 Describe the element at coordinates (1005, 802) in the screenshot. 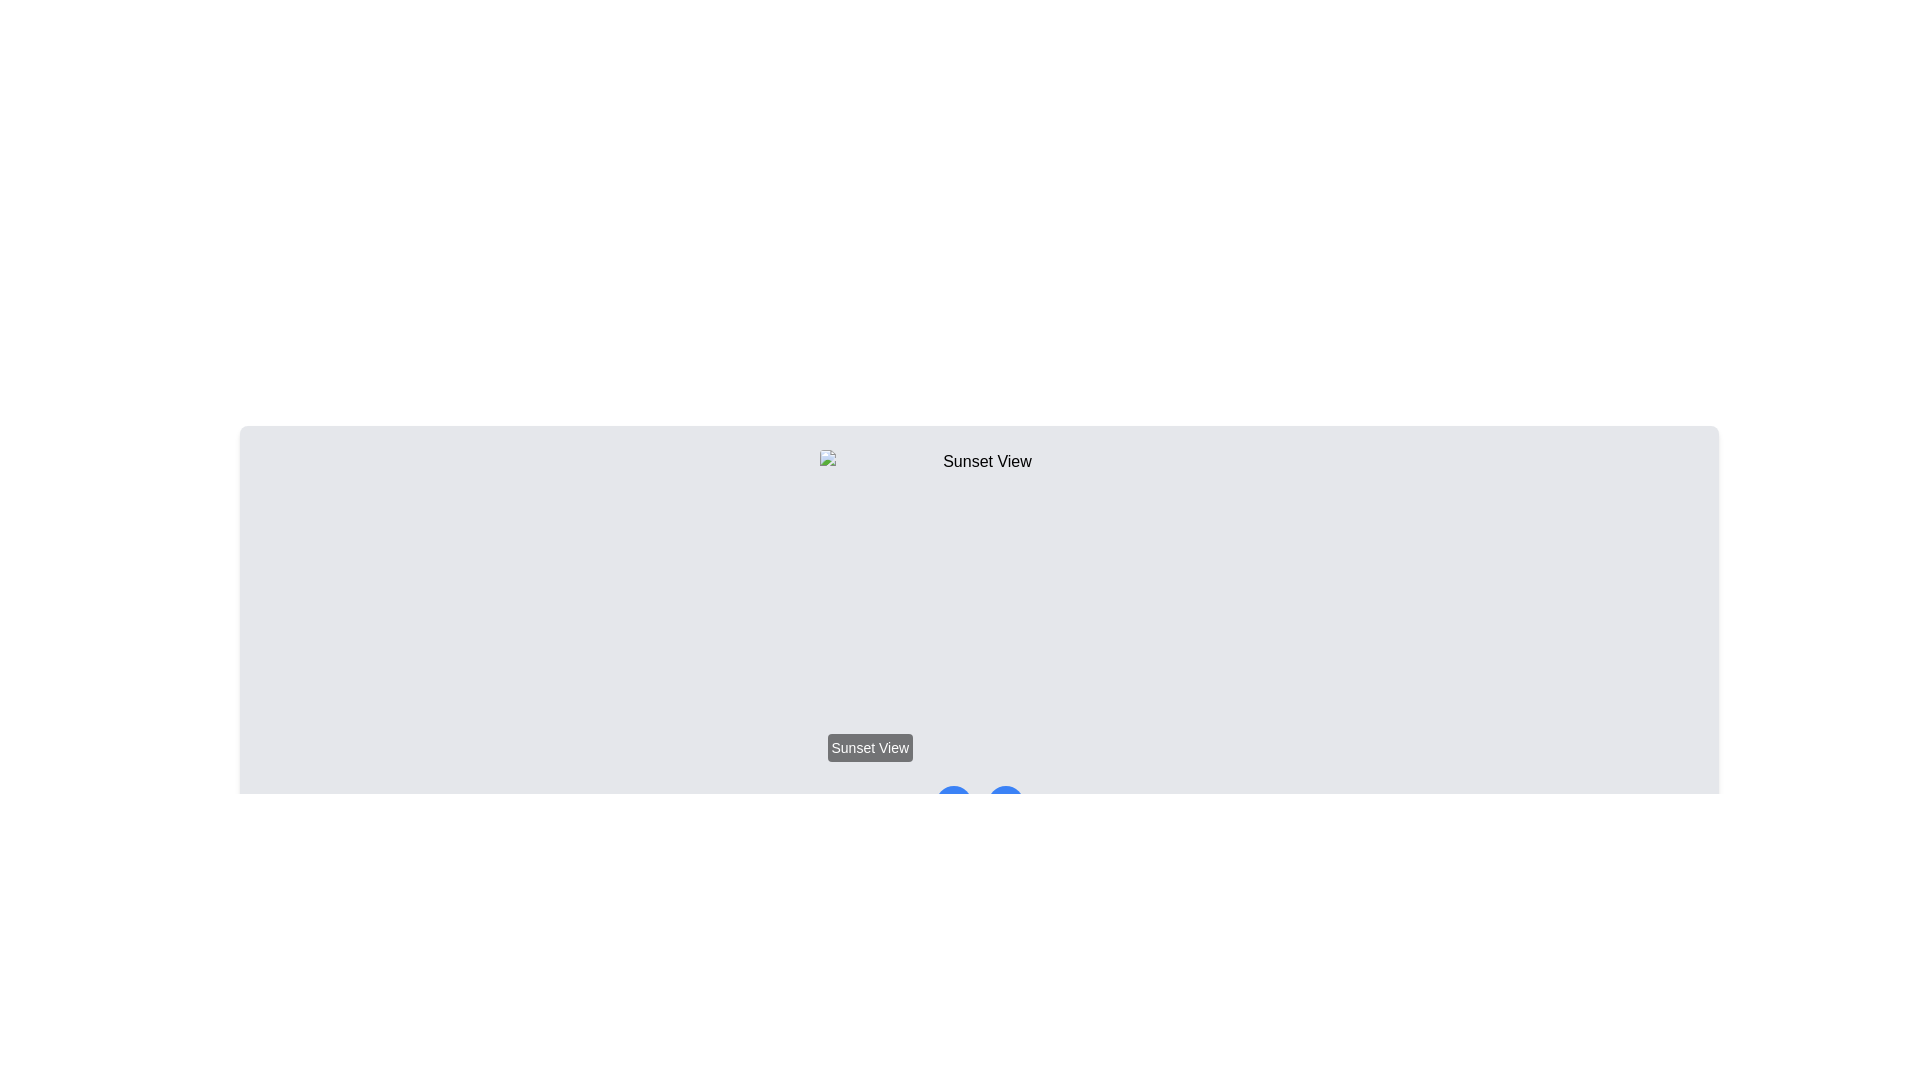

I see `the chevron icon representing a 'next' or 'forward' action located at the center of the interface` at that location.